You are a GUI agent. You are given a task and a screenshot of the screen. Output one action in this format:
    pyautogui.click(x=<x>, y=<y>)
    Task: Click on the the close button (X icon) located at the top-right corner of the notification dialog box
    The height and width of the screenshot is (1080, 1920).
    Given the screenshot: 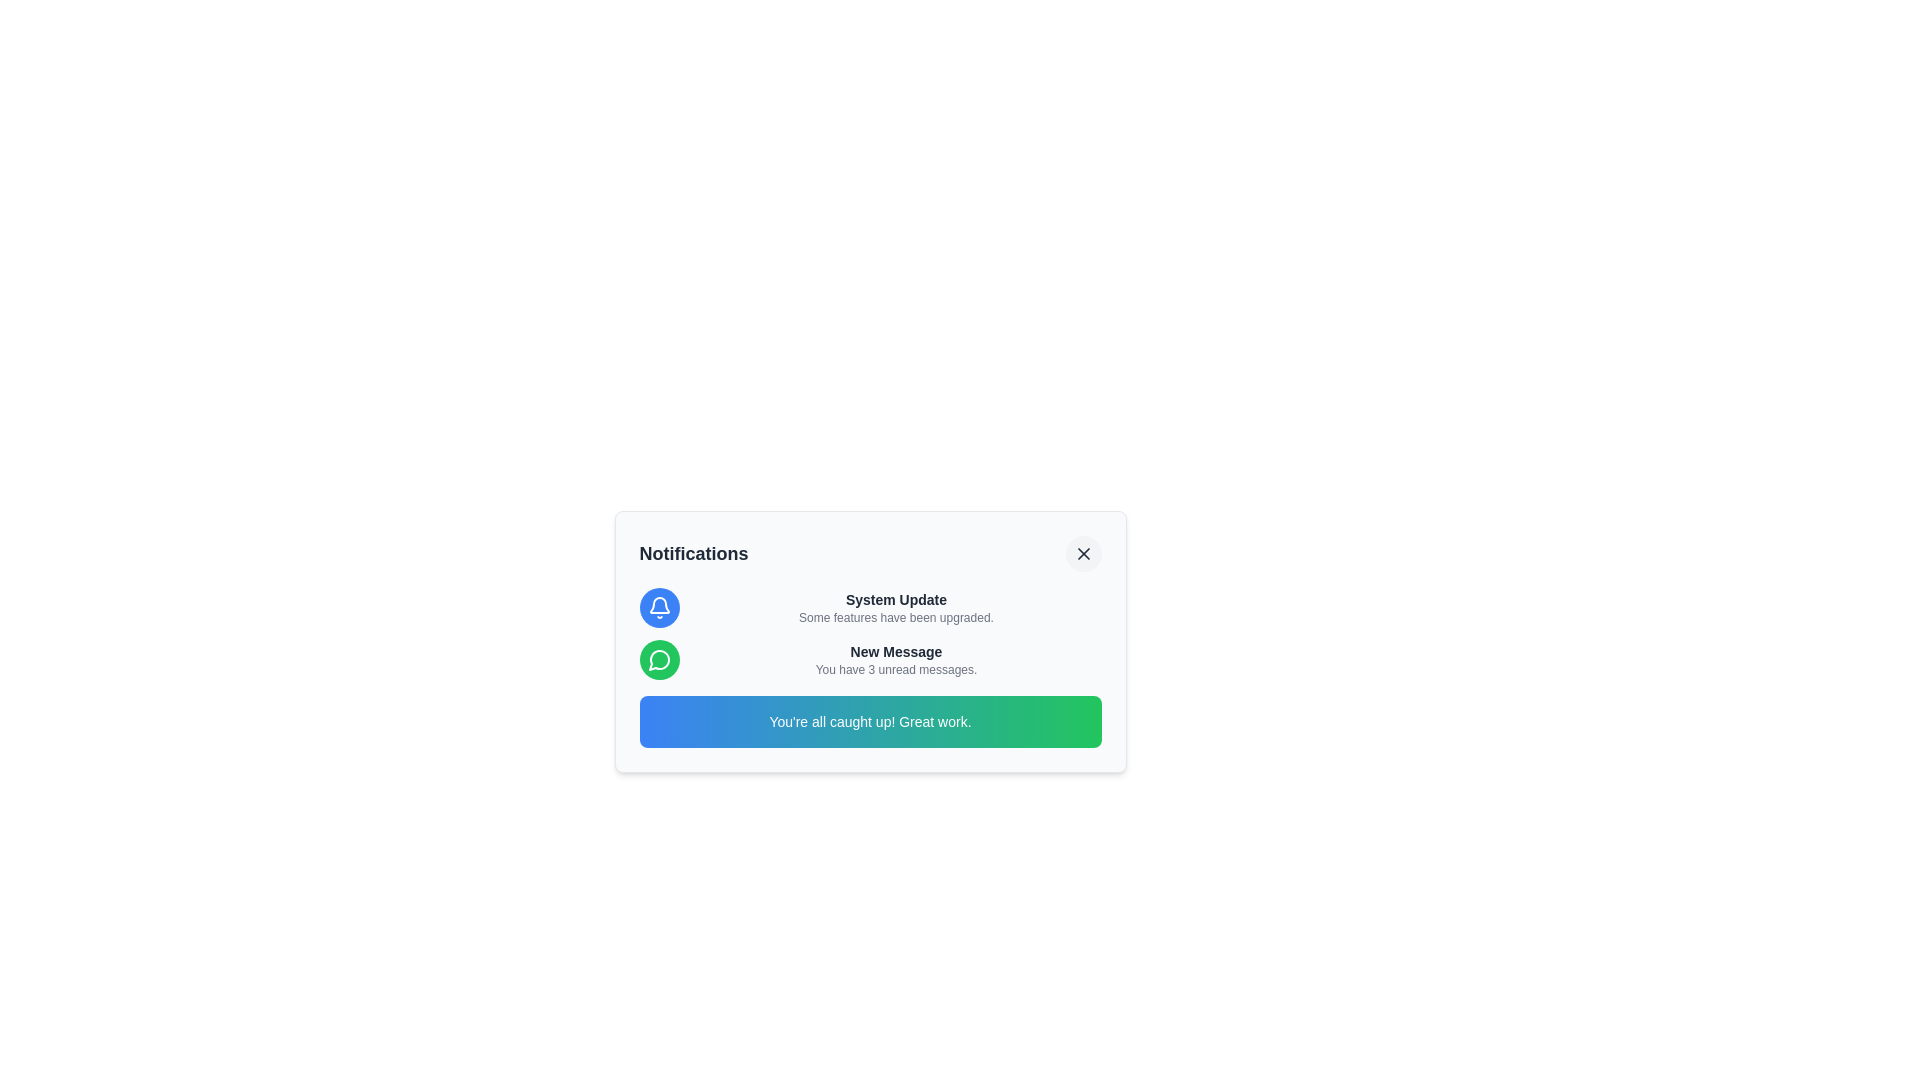 What is the action you would take?
    pyautogui.click(x=1082, y=554)
    